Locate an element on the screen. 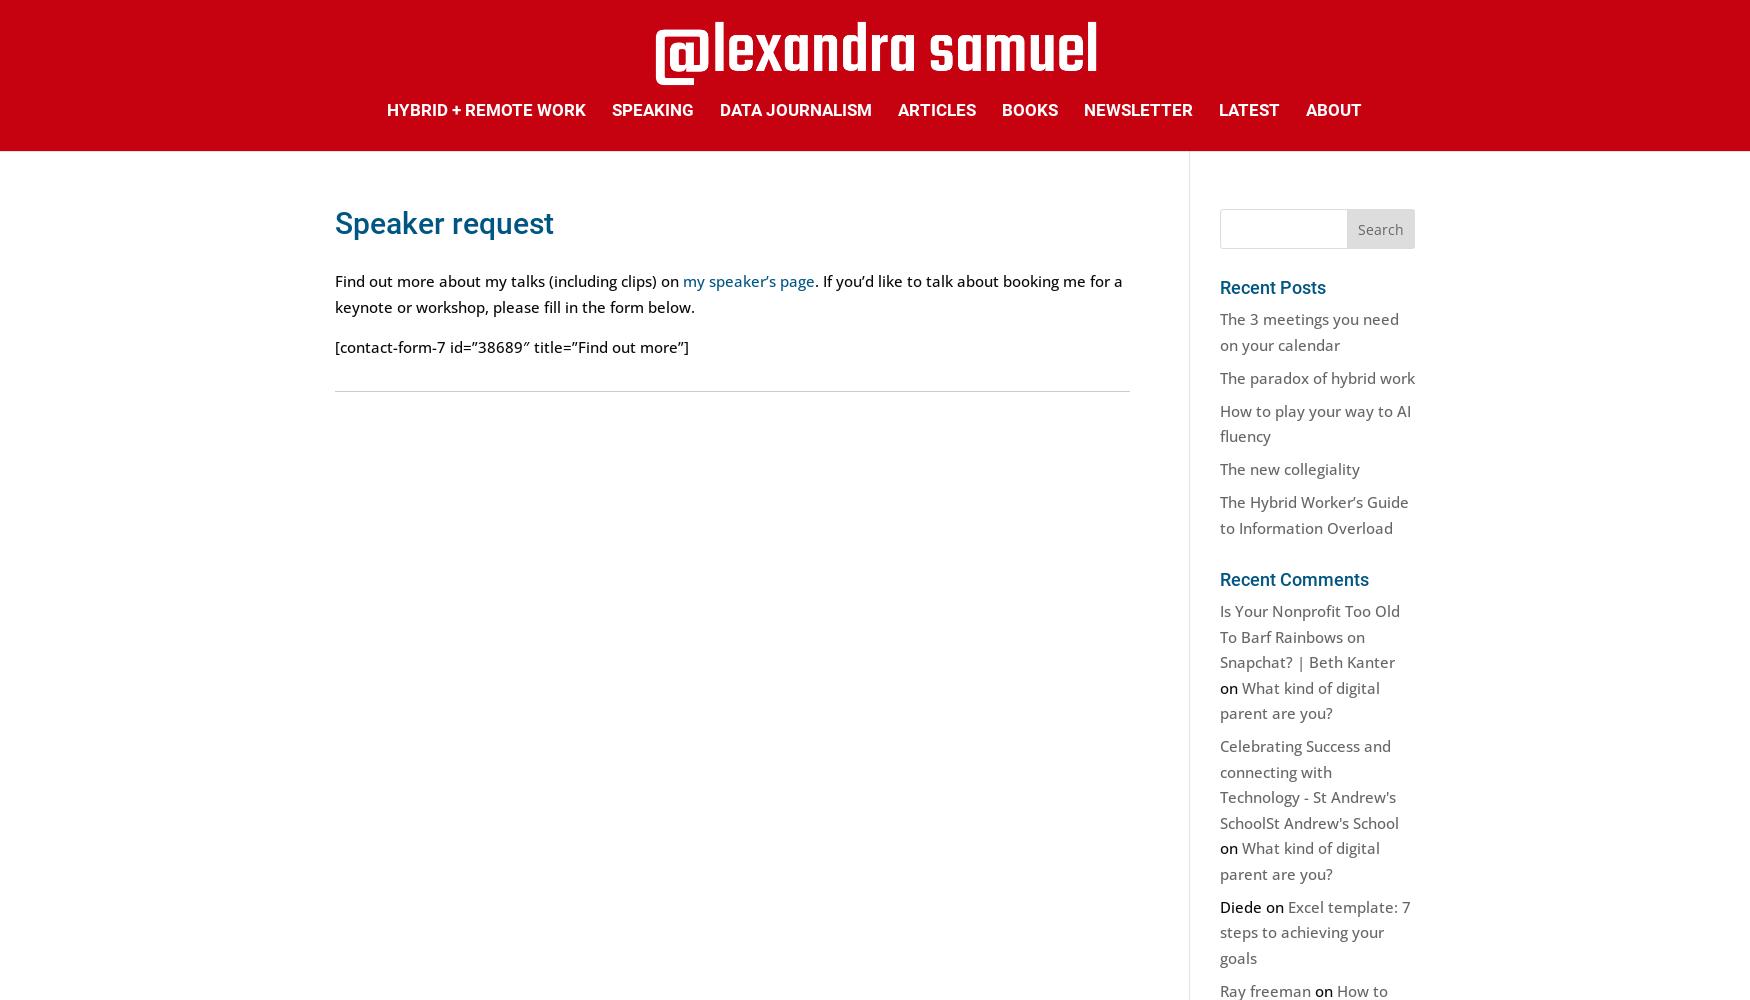 This screenshot has width=1750, height=1000. 'Is Your Nonprofit Too Old To Barf Rainbows on Snapchat? | Beth Kanter' is located at coordinates (1308, 636).